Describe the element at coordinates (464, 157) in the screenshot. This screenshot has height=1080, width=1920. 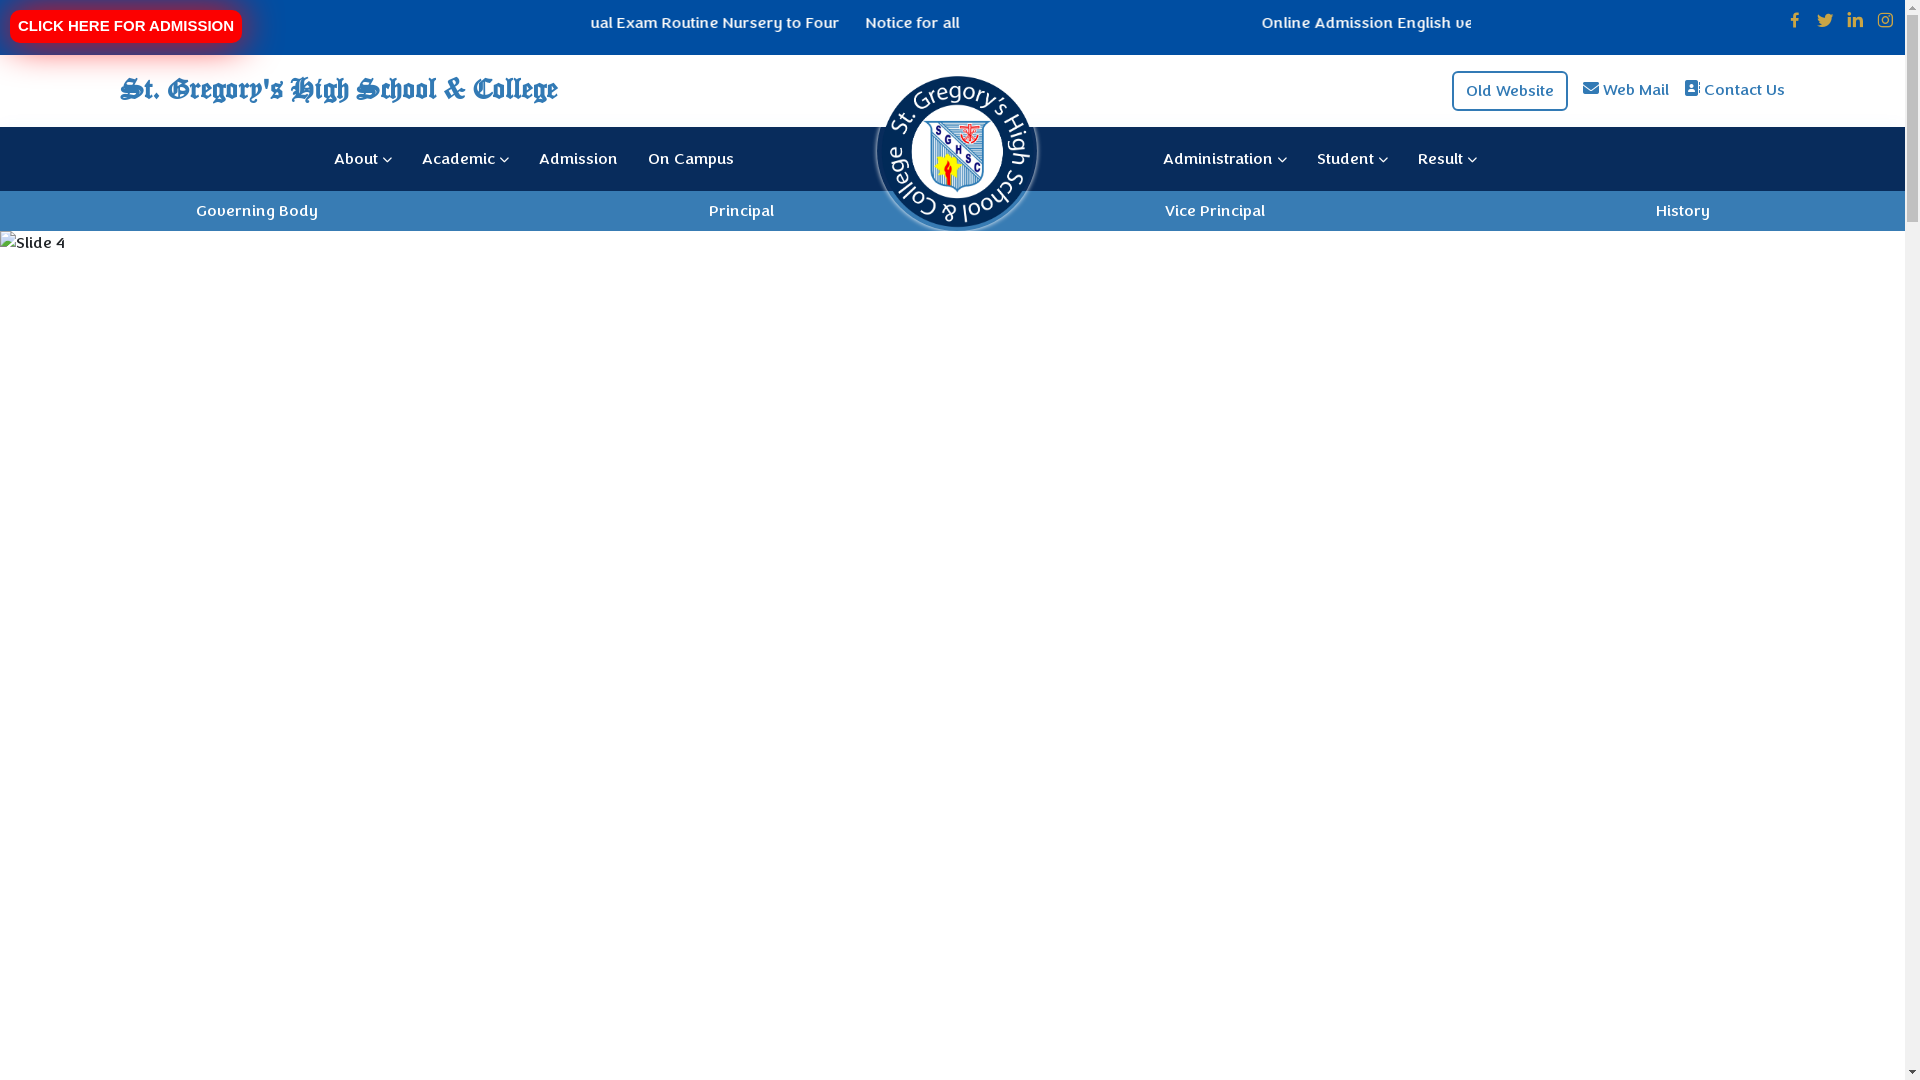
I see `'Academic'` at that location.